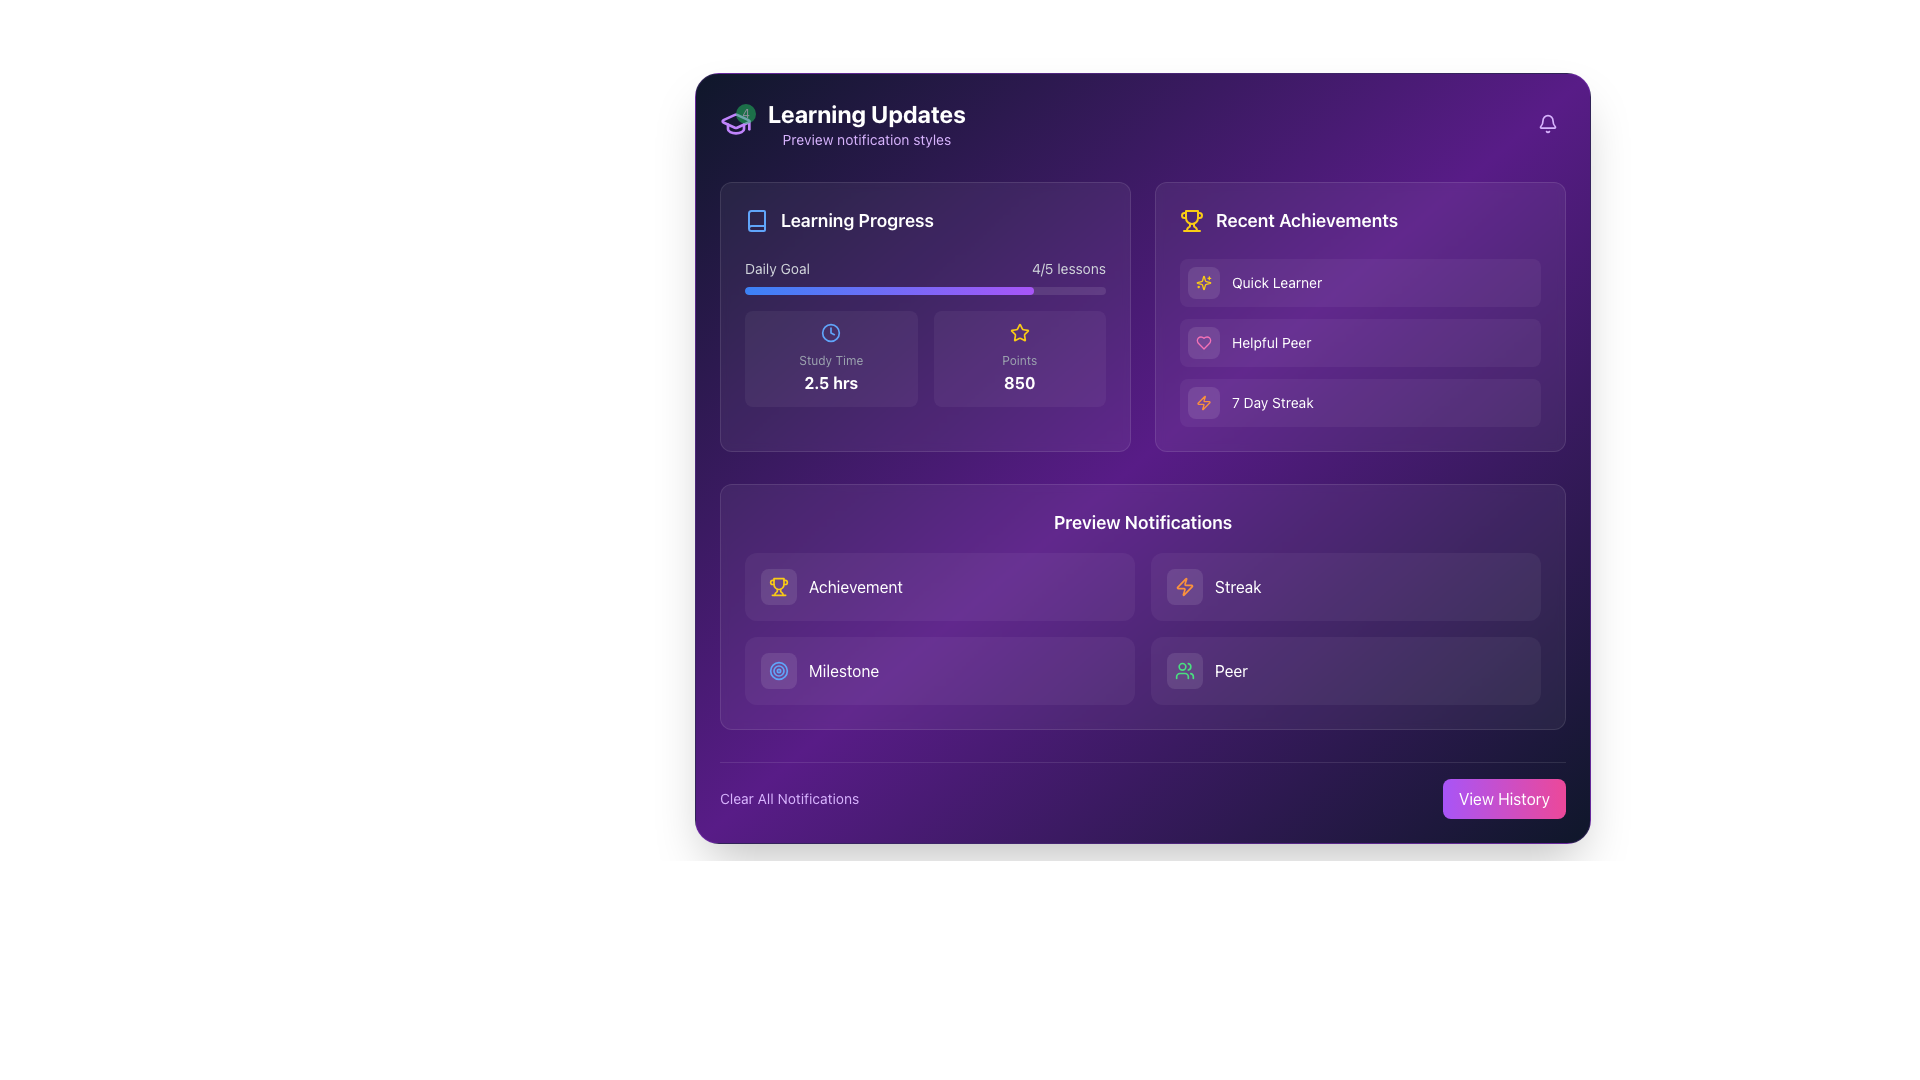 The image size is (1920, 1080). What do you see at coordinates (1191, 220) in the screenshot?
I see `the trophy icon representing the 'Recent Achievements' section, located at the top right of the interface, to provide a visual cue about the section's nature` at bounding box center [1191, 220].